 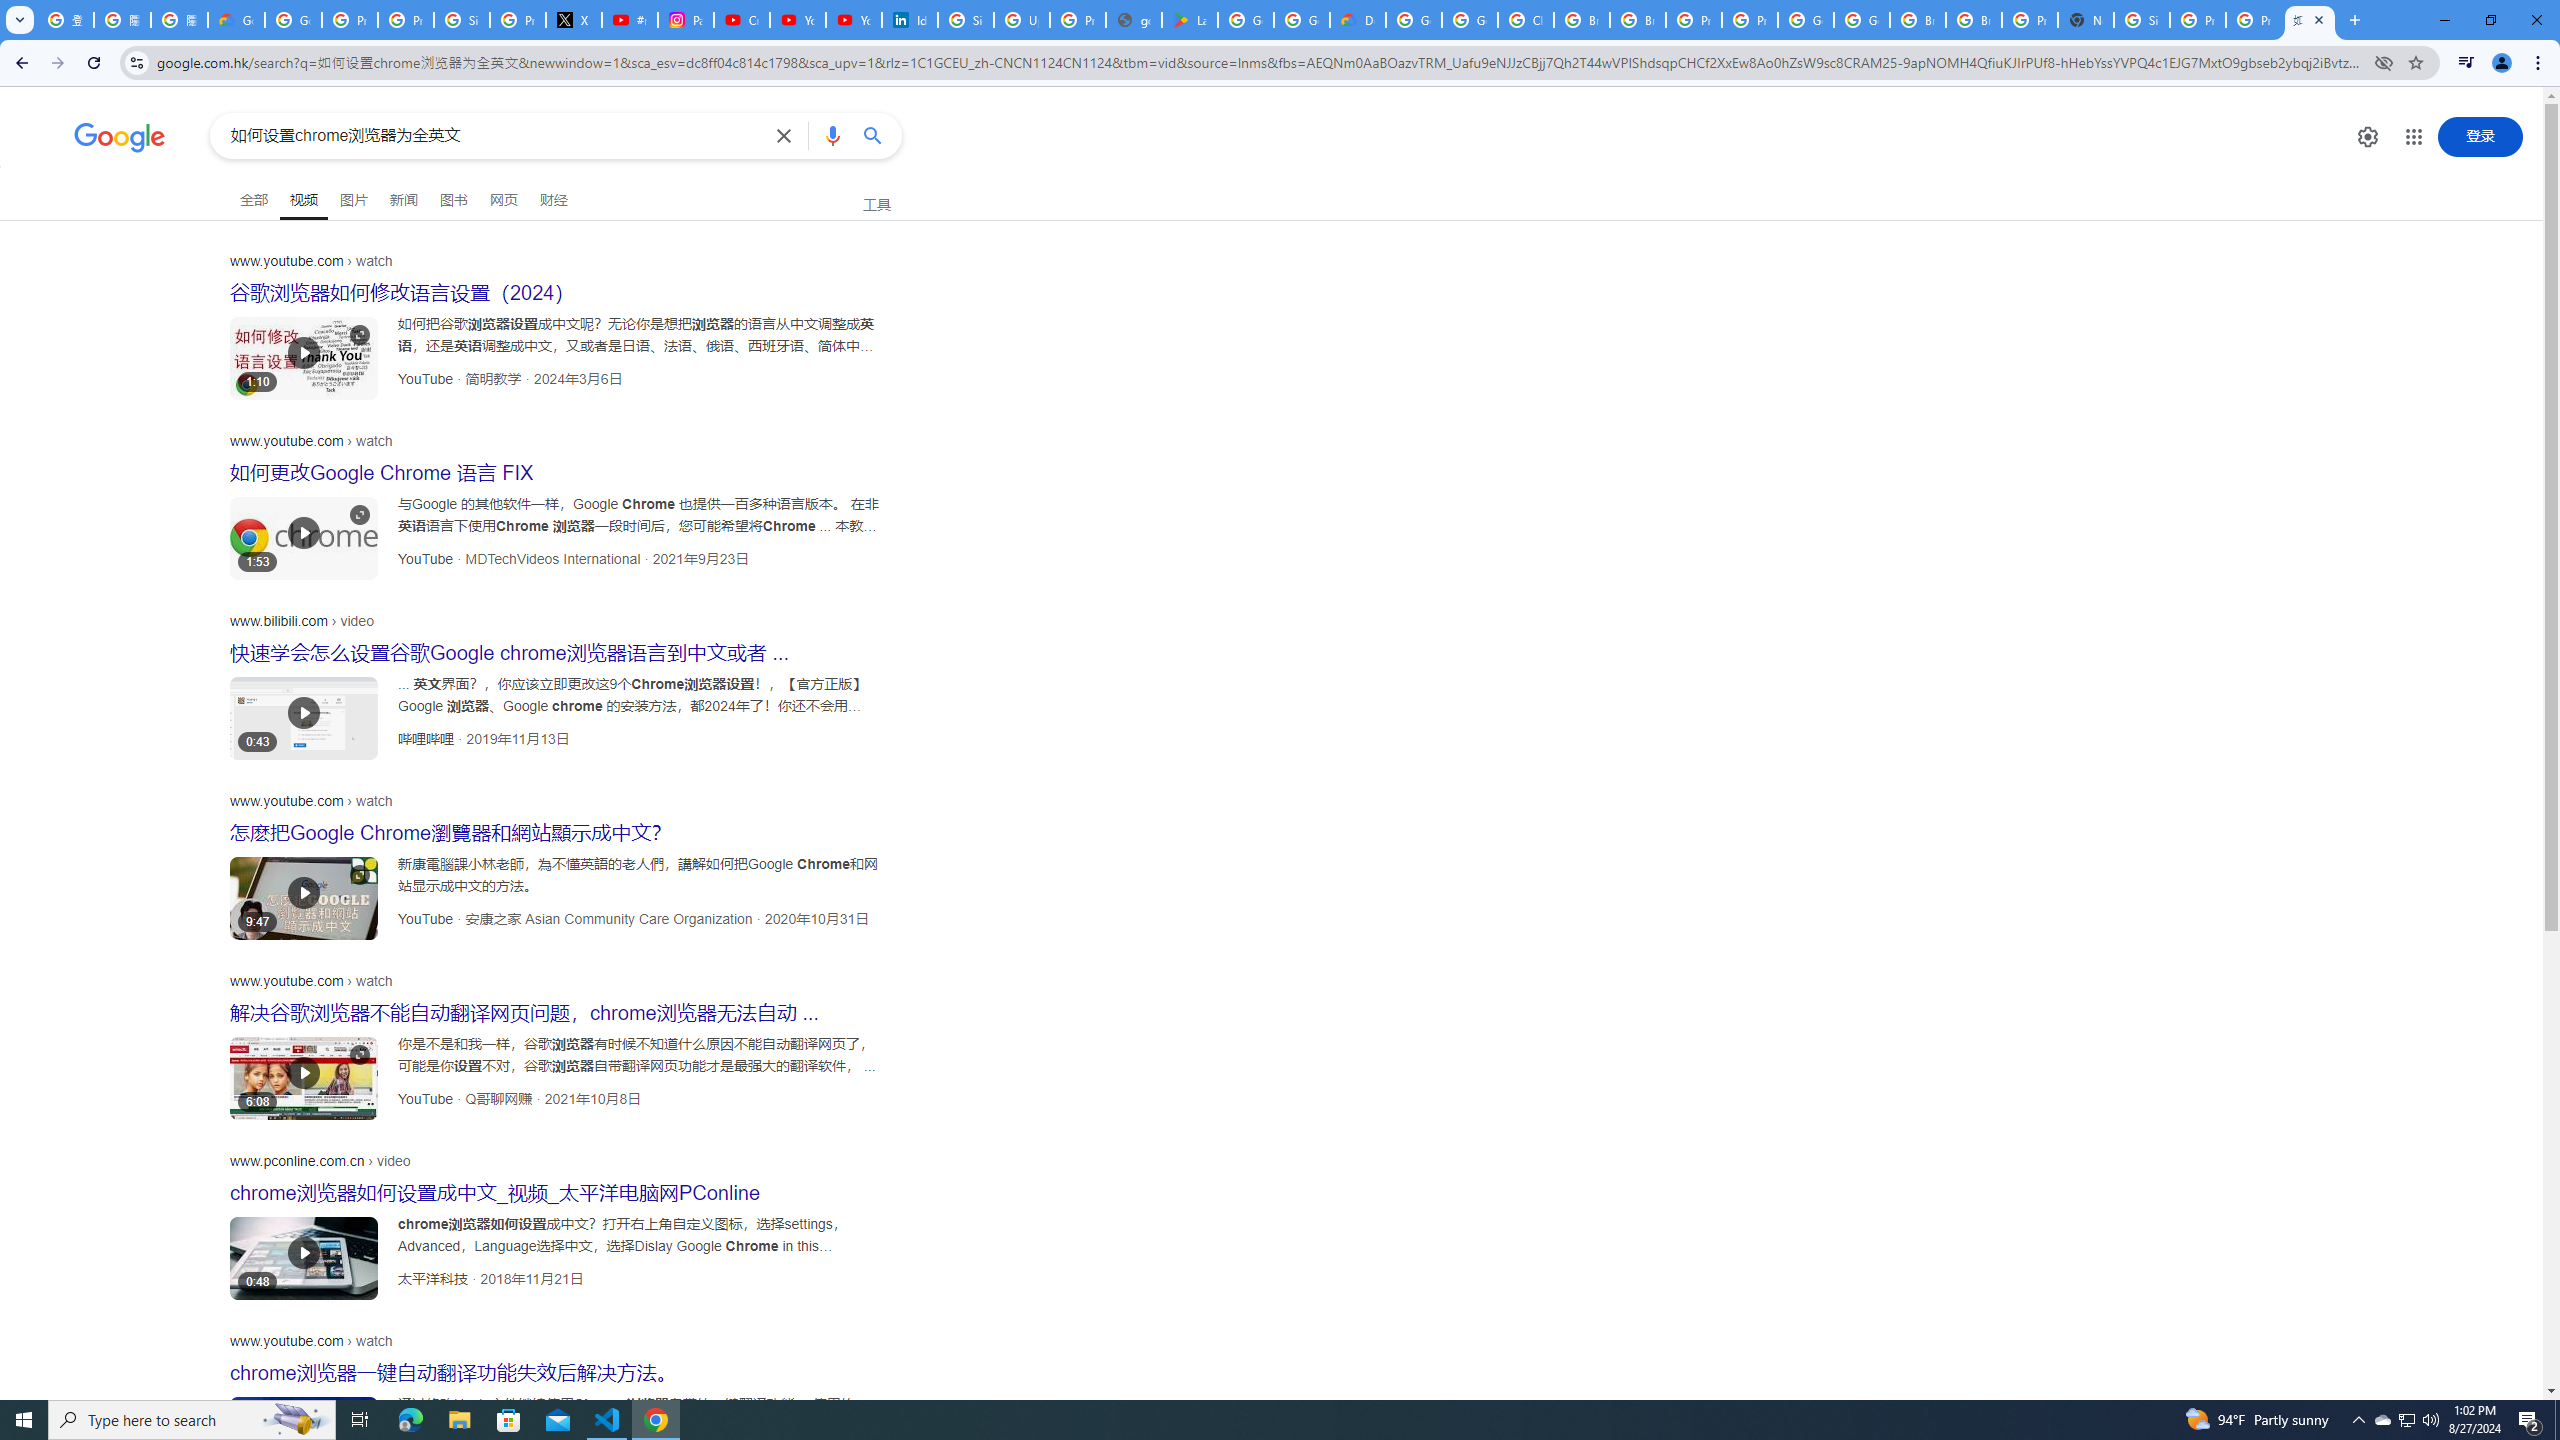 I want to click on 'X', so click(x=574, y=19).